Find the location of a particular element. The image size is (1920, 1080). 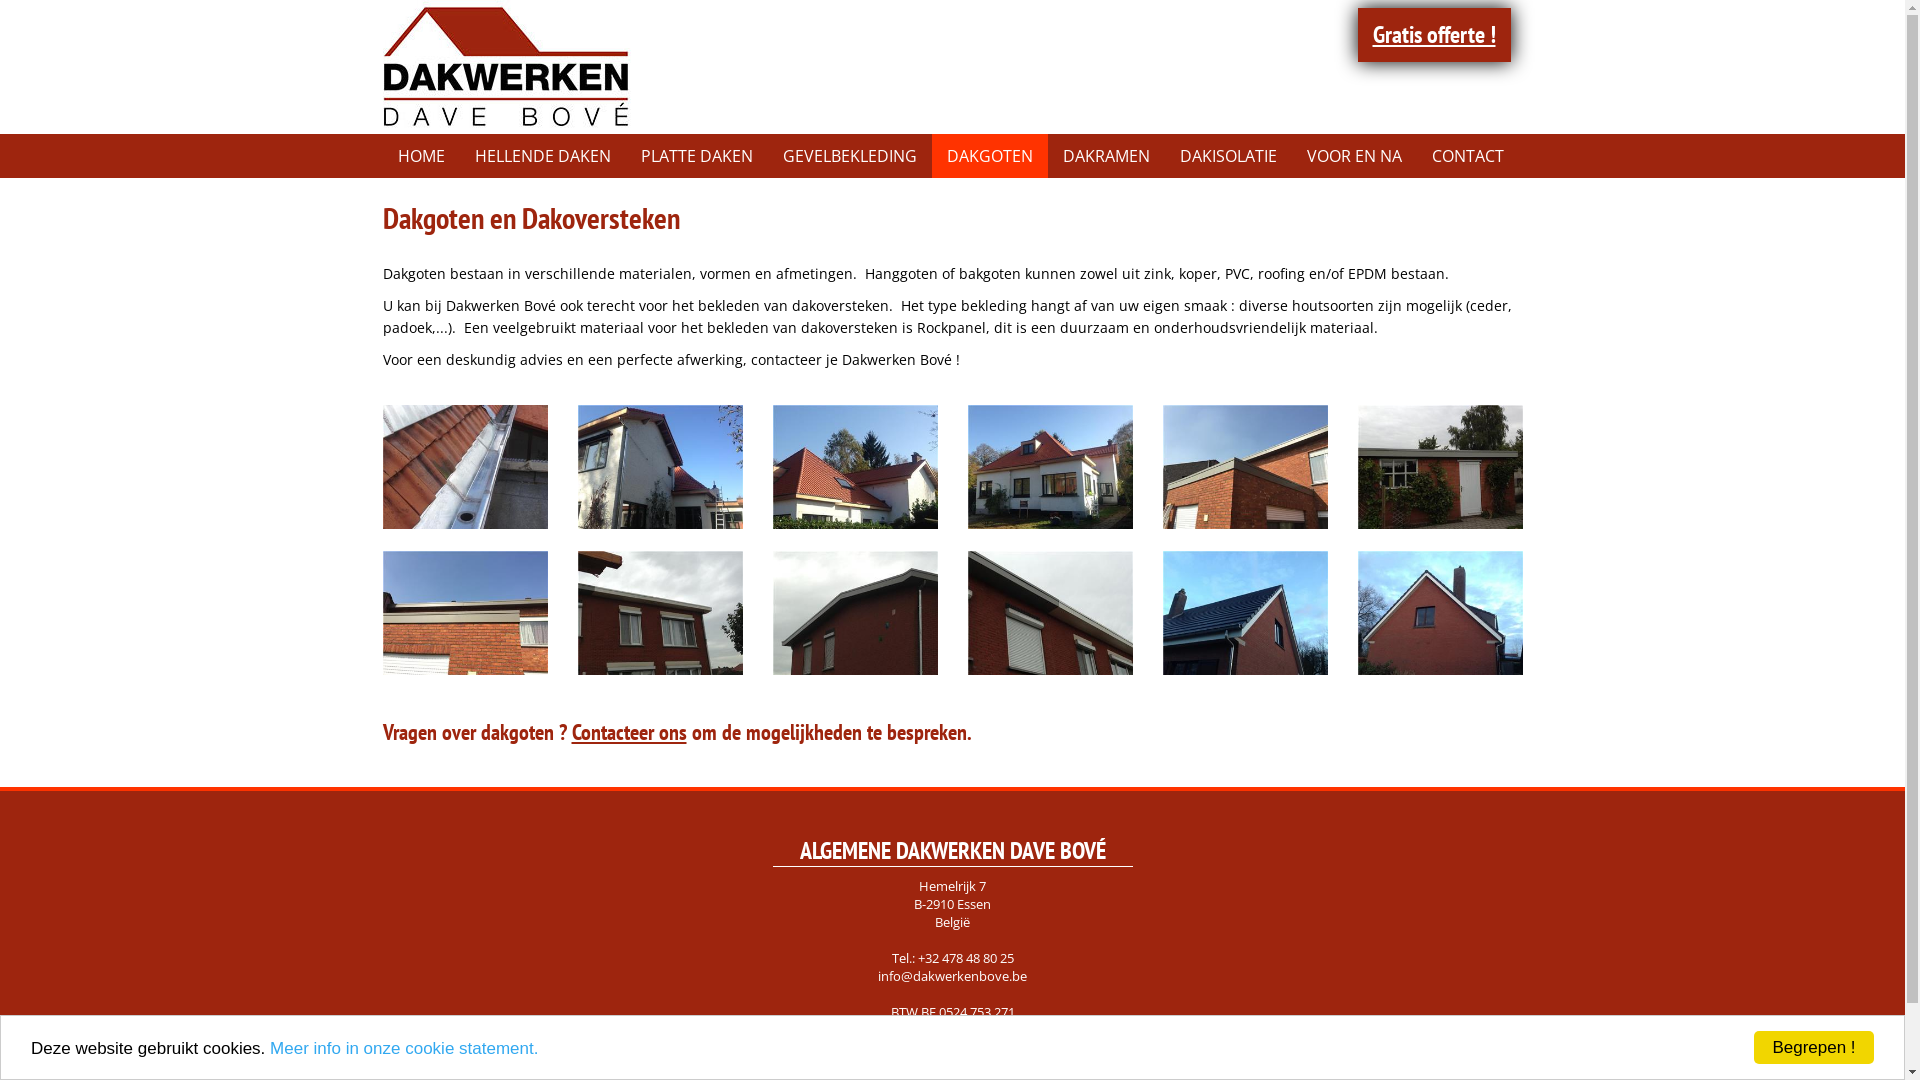

'DAKGOTEN' is located at coordinates (930, 154).